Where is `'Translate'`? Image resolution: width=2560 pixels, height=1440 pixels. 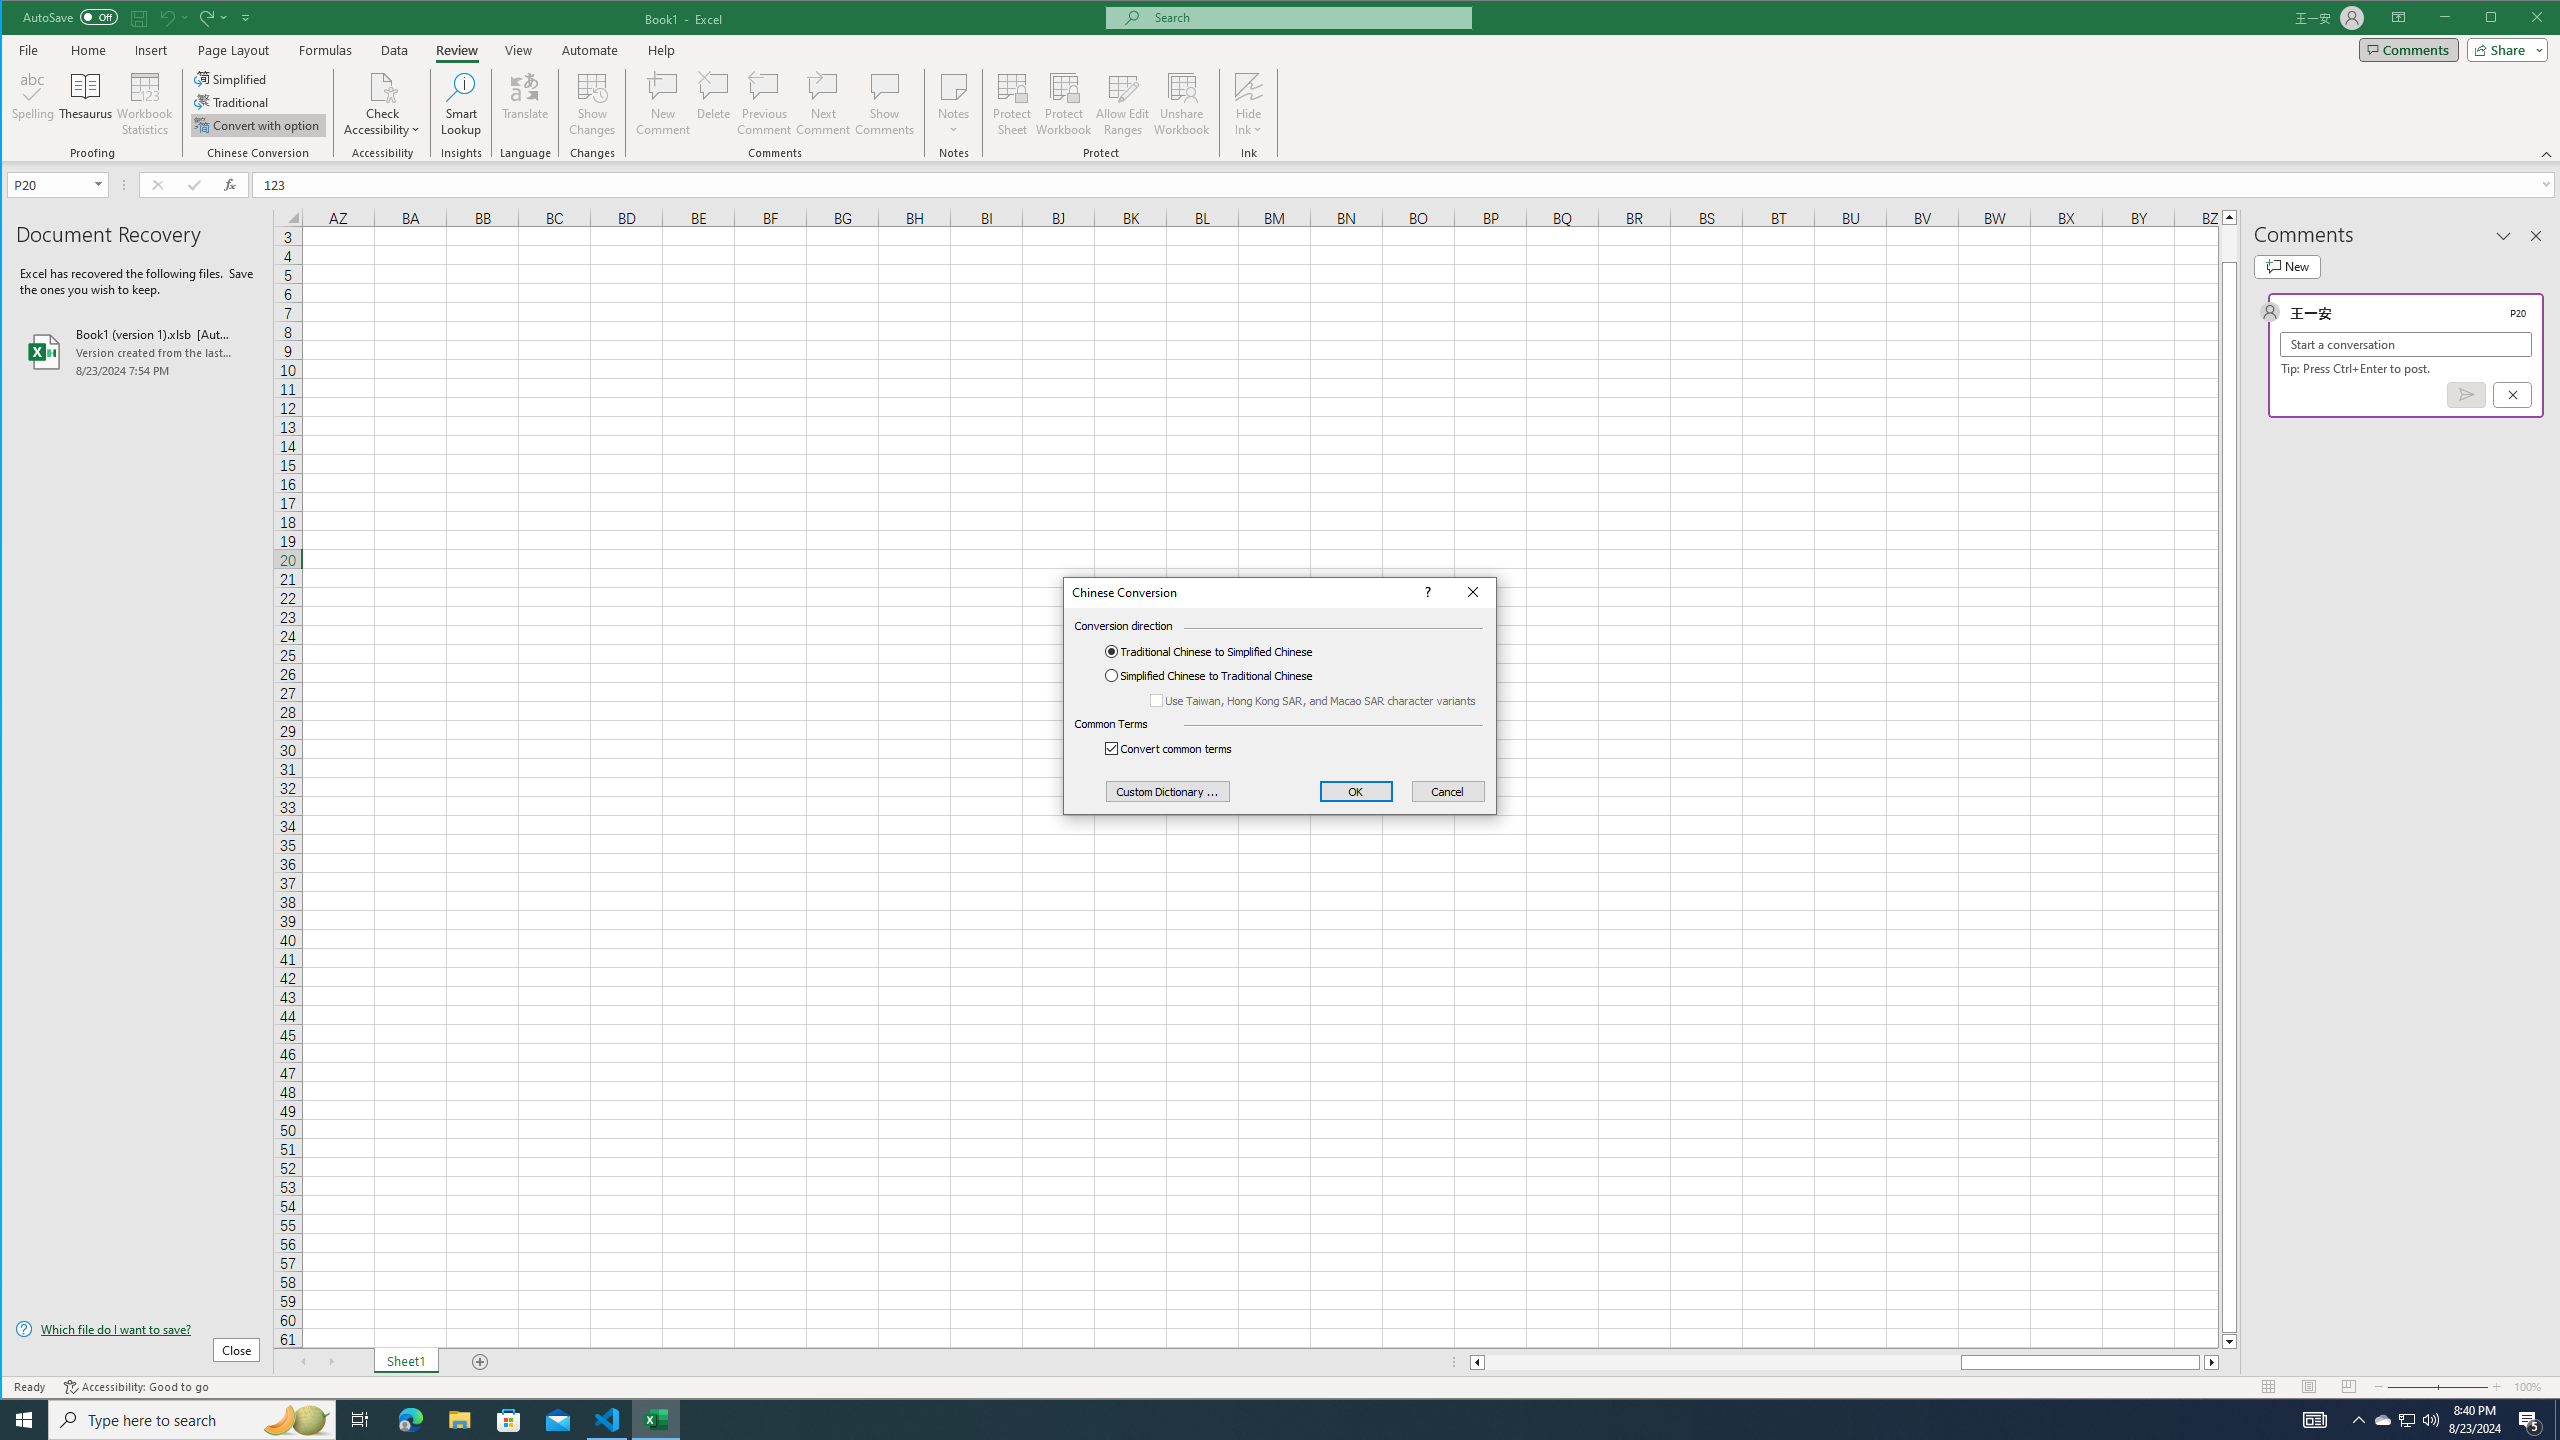
'Translate' is located at coordinates (523, 103).